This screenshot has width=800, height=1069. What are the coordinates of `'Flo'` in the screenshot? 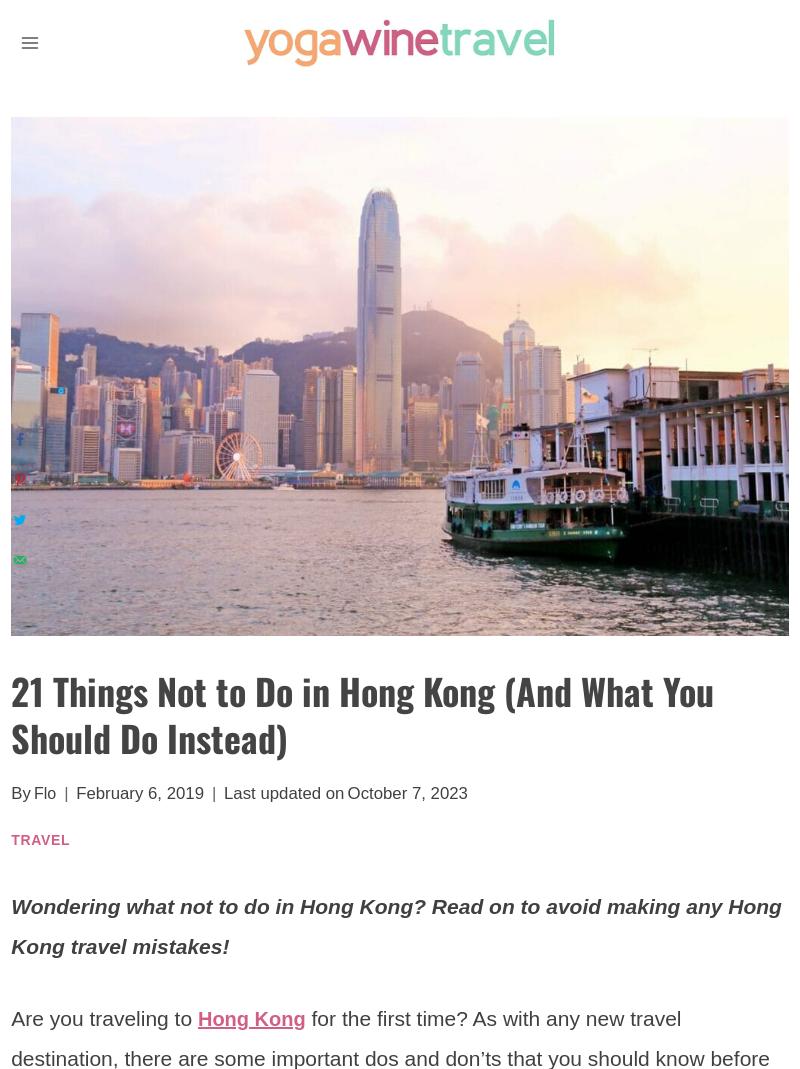 It's located at (43, 793).